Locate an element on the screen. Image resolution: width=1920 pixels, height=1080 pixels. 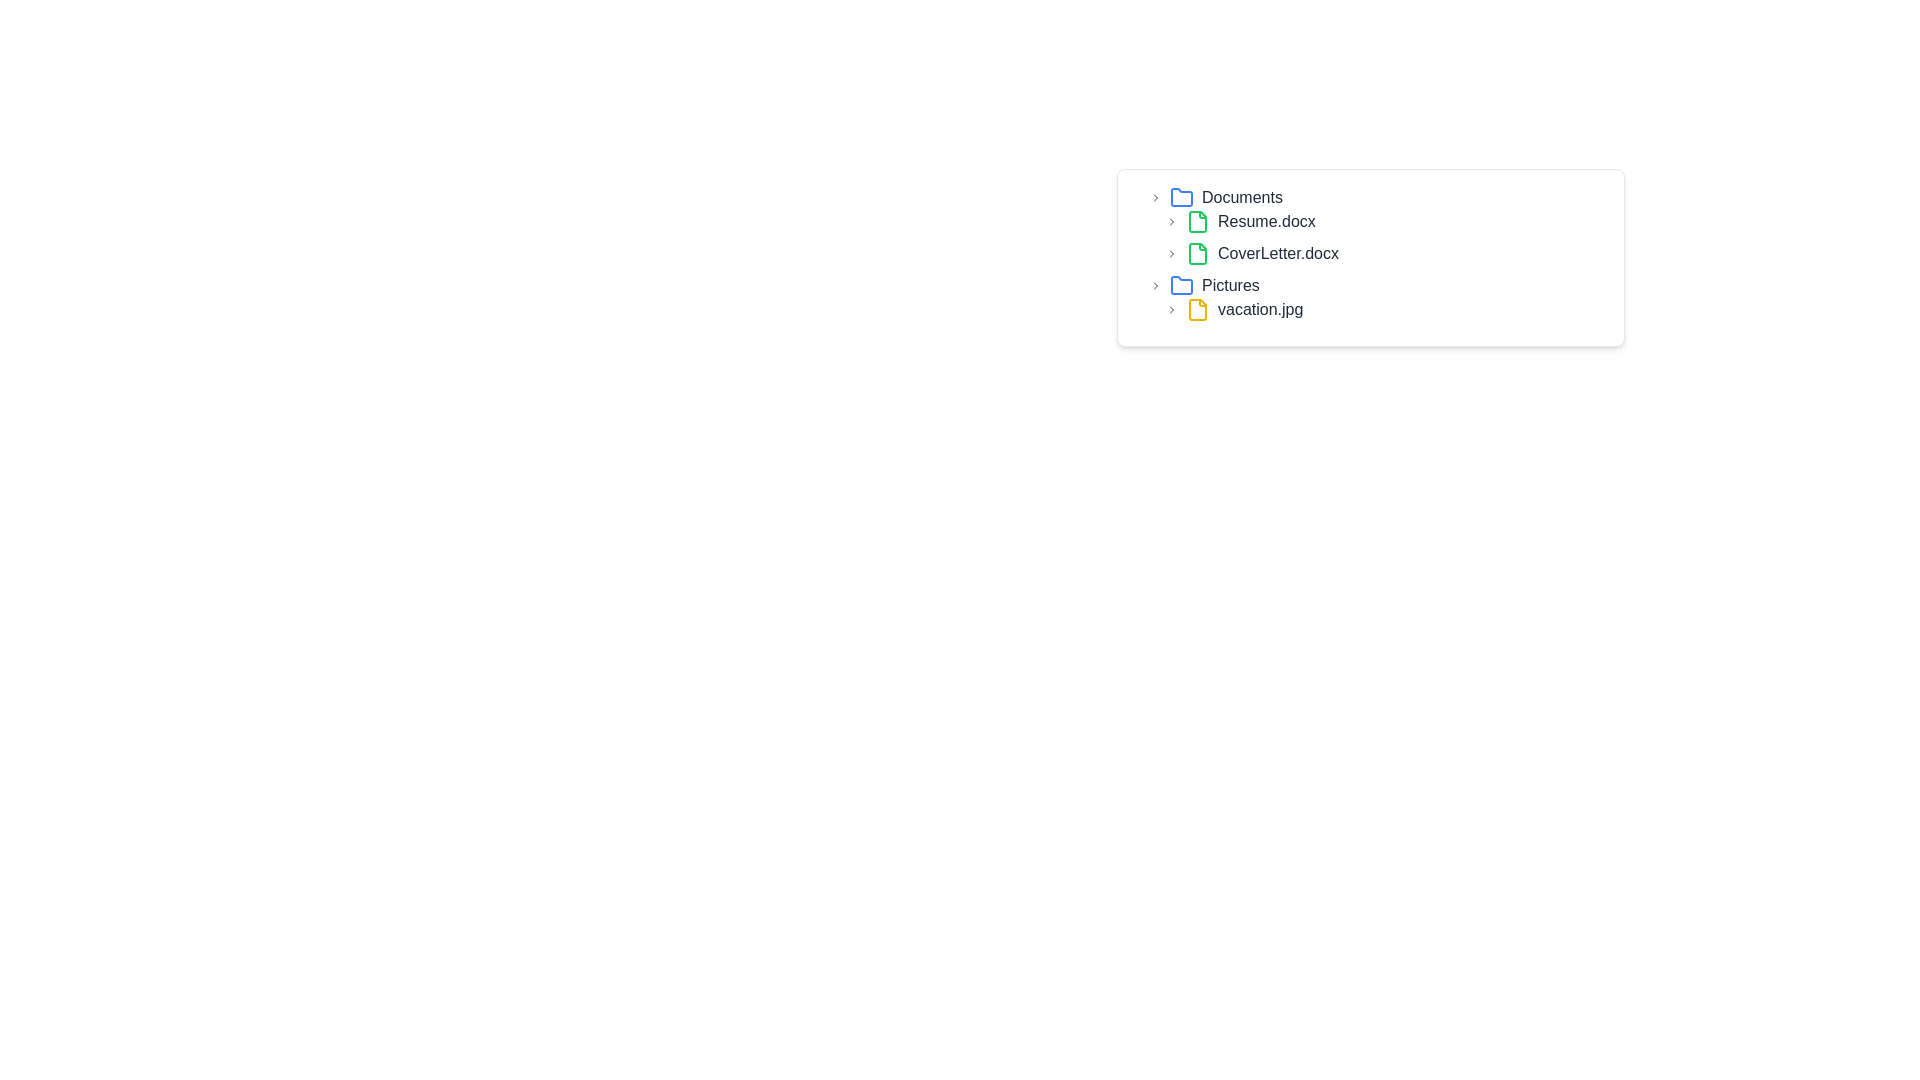
the linked document icon representing 'CoverLetter.docx' is located at coordinates (1198, 253).